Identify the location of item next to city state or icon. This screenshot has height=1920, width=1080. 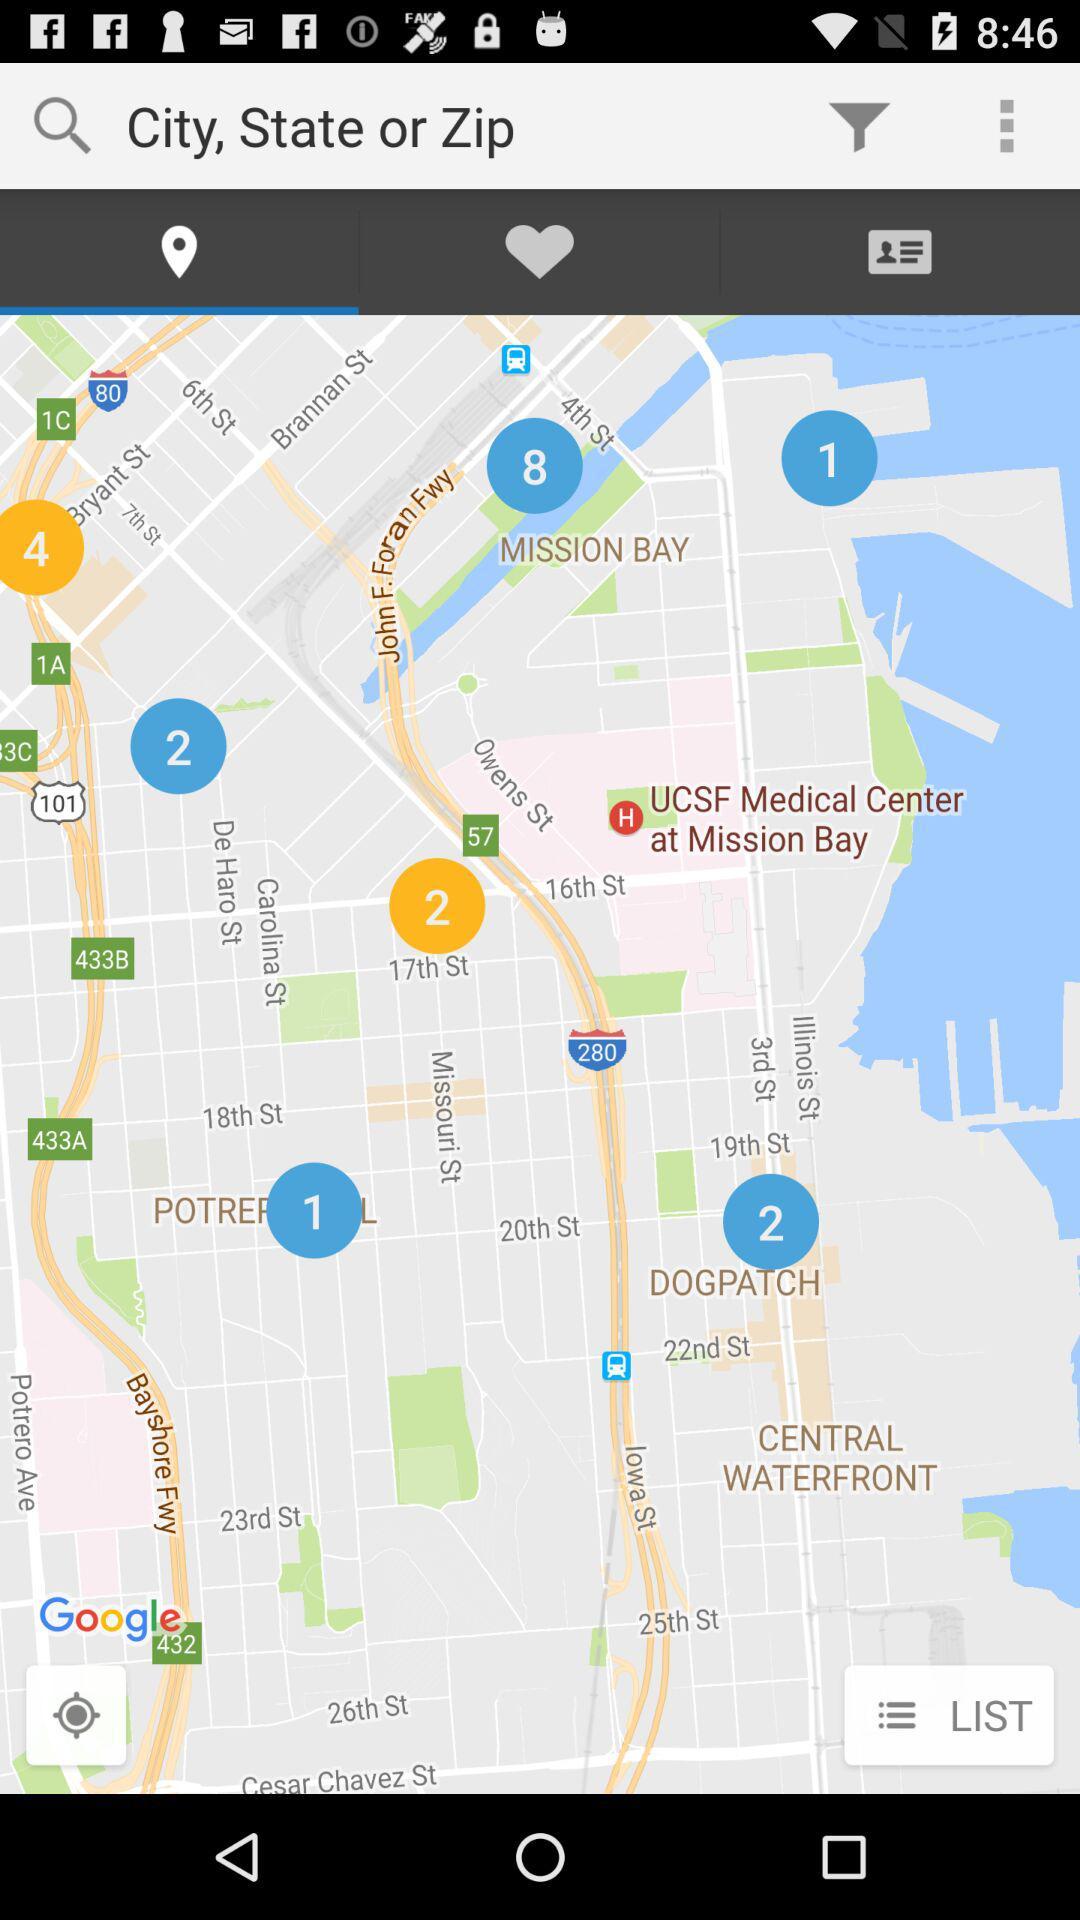
(858, 124).